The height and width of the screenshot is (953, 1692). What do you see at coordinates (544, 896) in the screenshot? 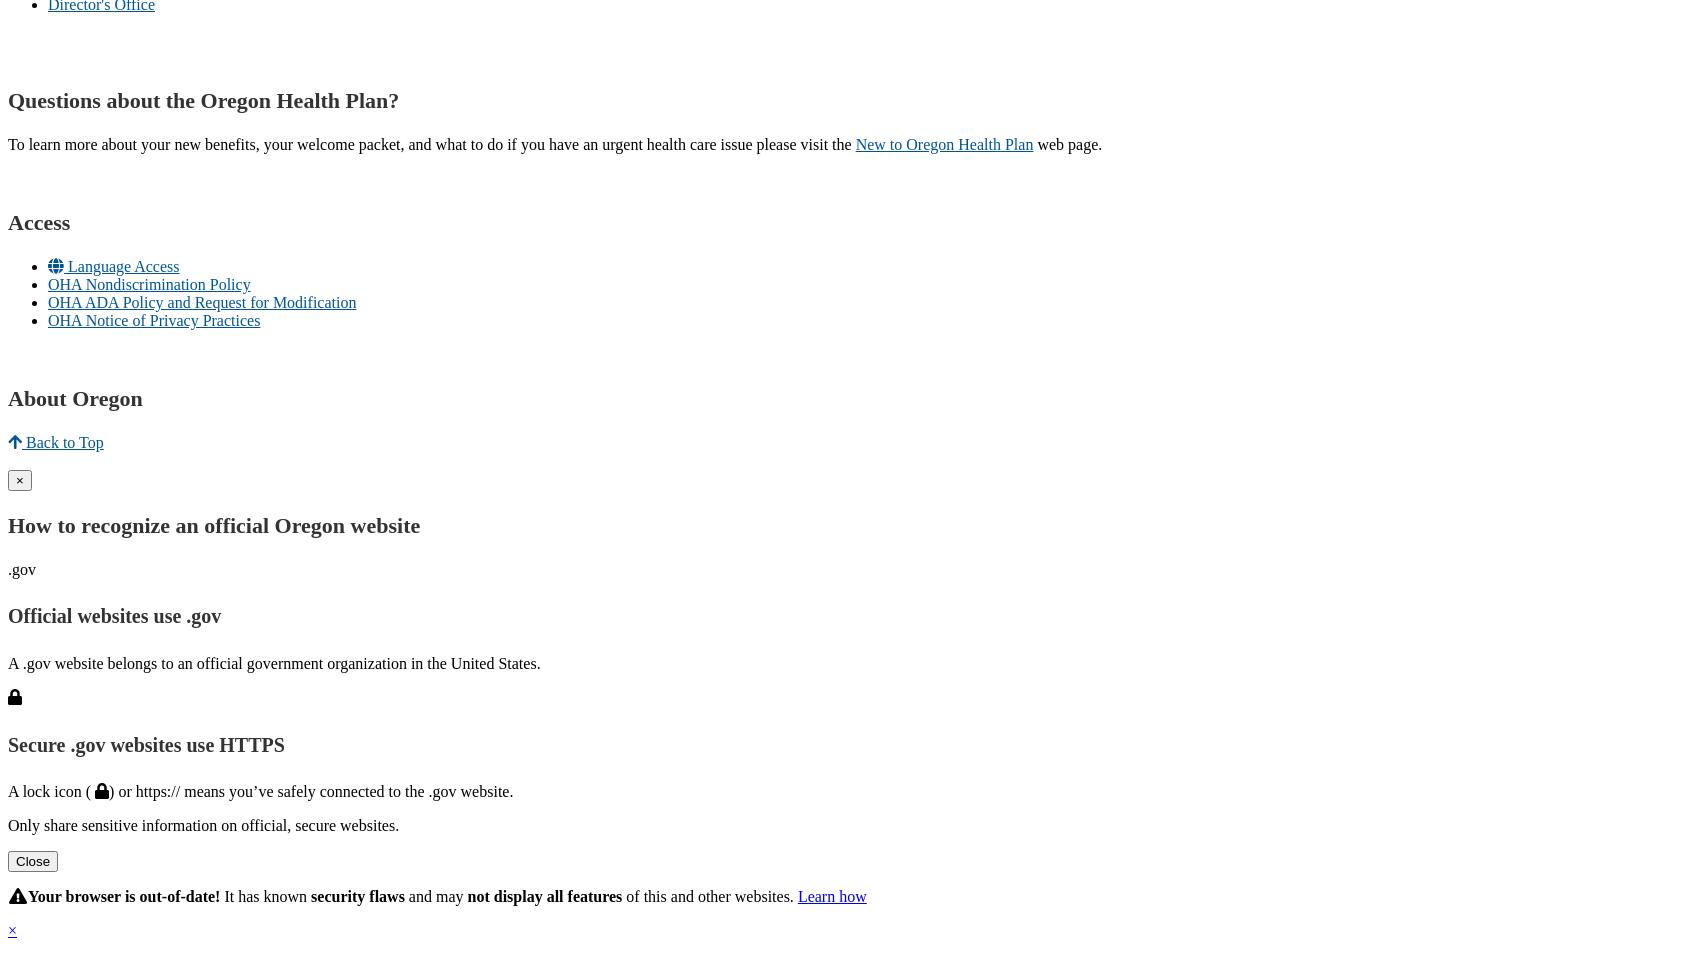
I see `'not display all features'` at bounding box center [544, 896].